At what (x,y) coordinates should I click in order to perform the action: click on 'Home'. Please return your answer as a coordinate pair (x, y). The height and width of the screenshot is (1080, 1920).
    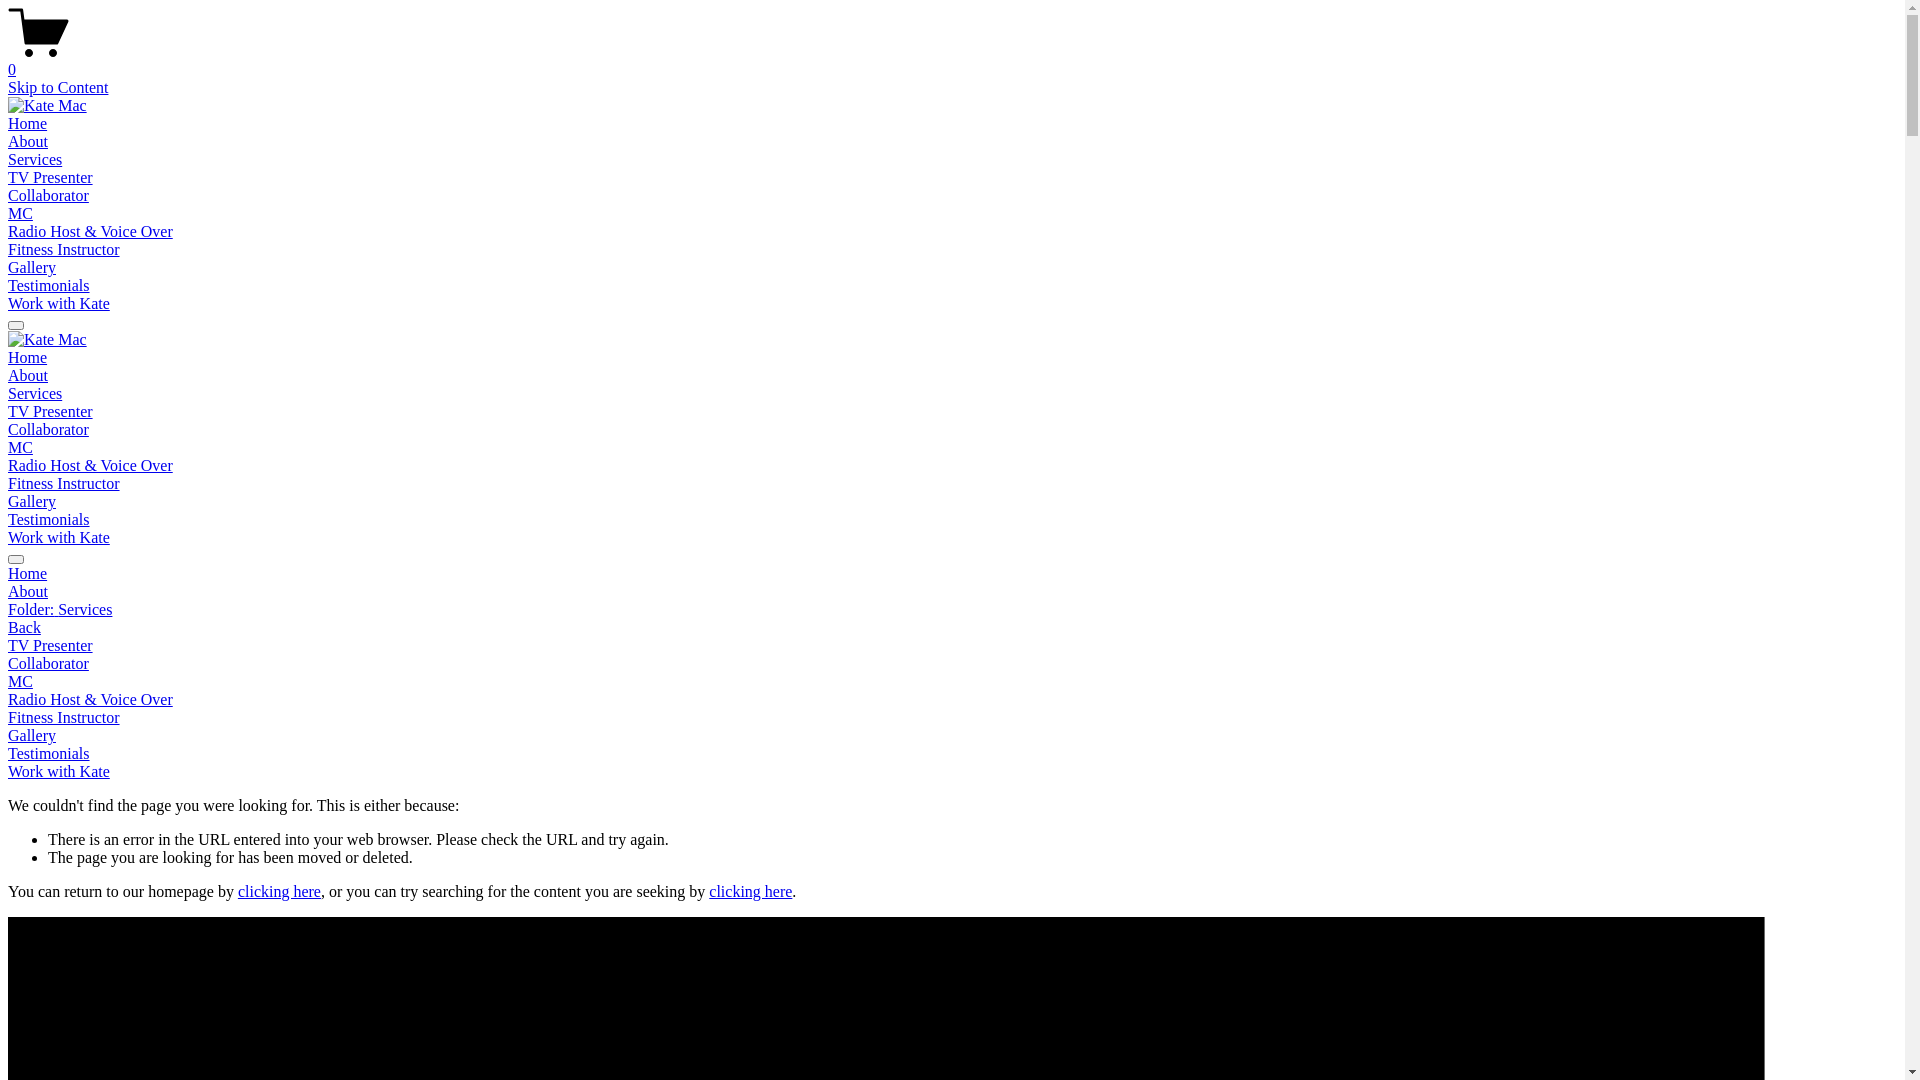
    Looking at the image, I should click on (27, 356).